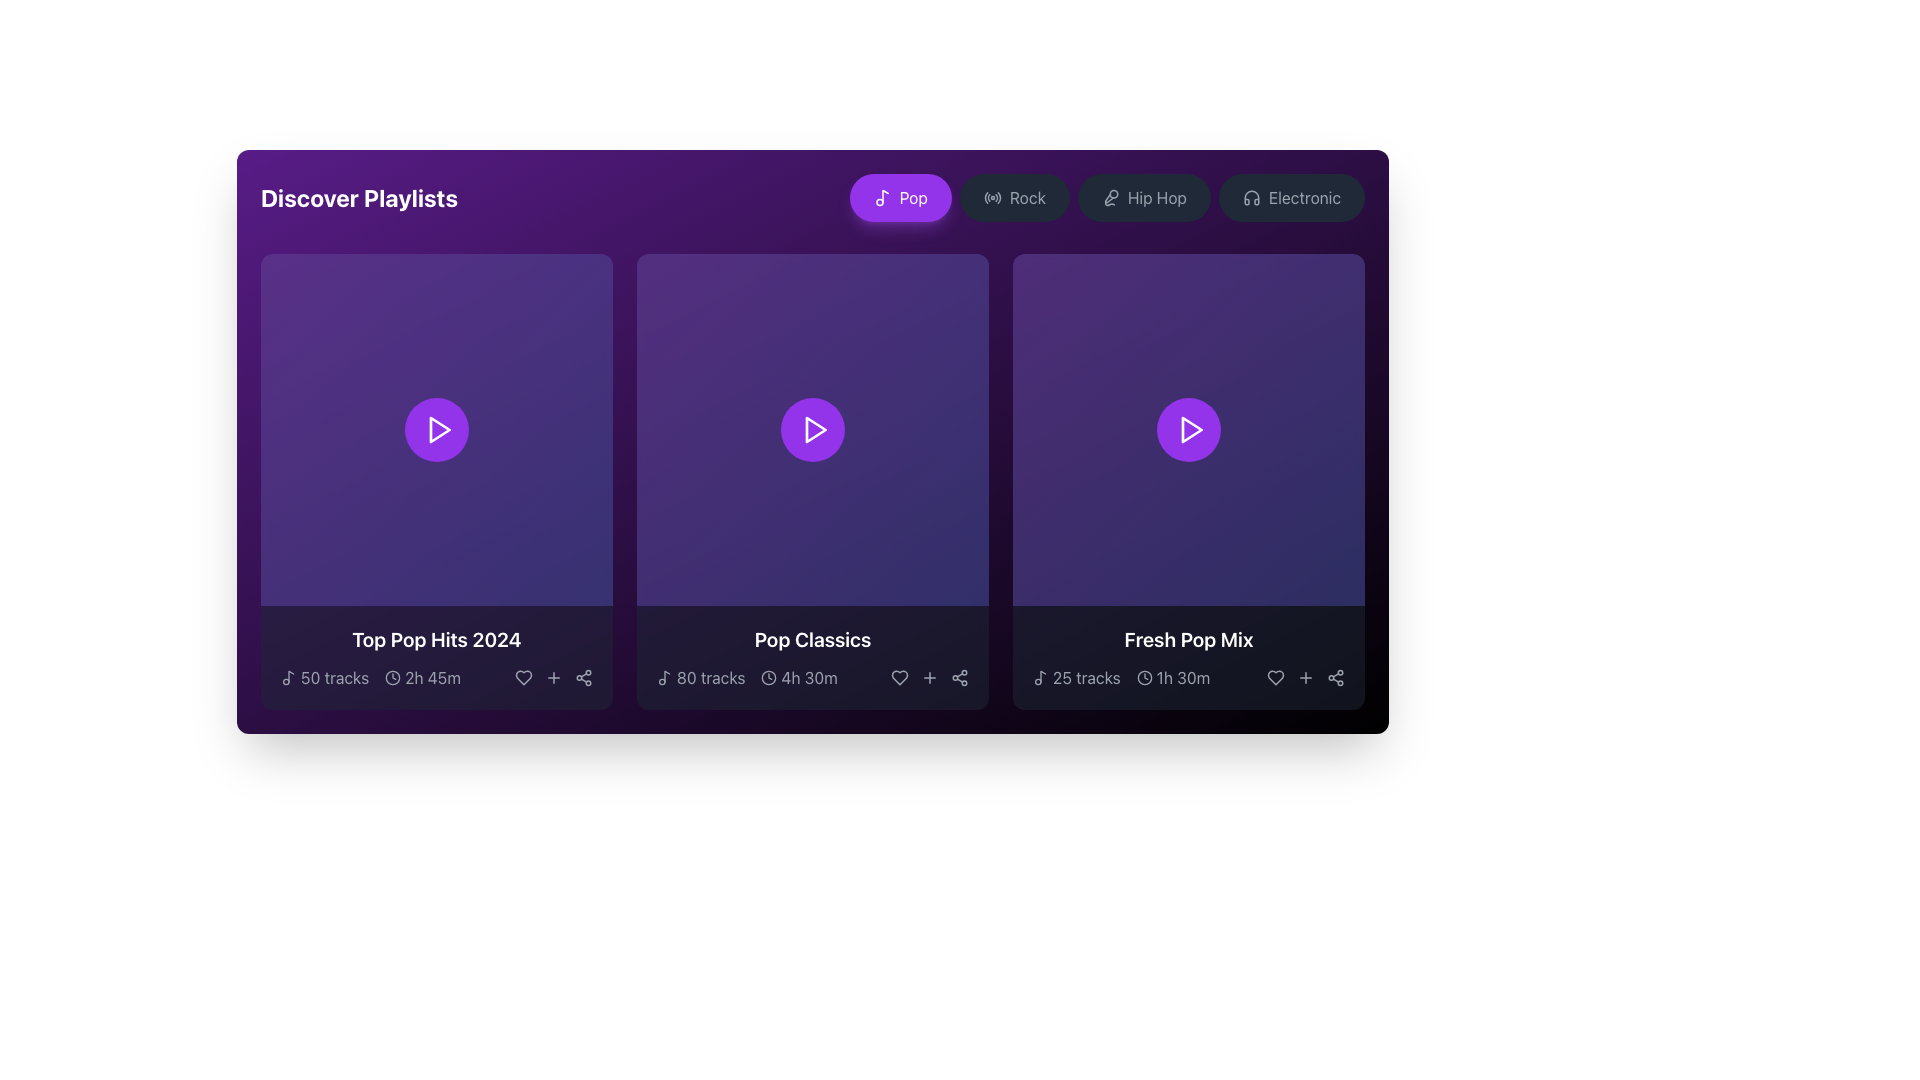 This screenshot has width=1920, height=1080. I want to click on the 'Electronic' button, which is a rounded rectangle with a dark gray background and light gray text, located as the rightmost button in a group of buttons near the top of the page, so click(1291, 197).